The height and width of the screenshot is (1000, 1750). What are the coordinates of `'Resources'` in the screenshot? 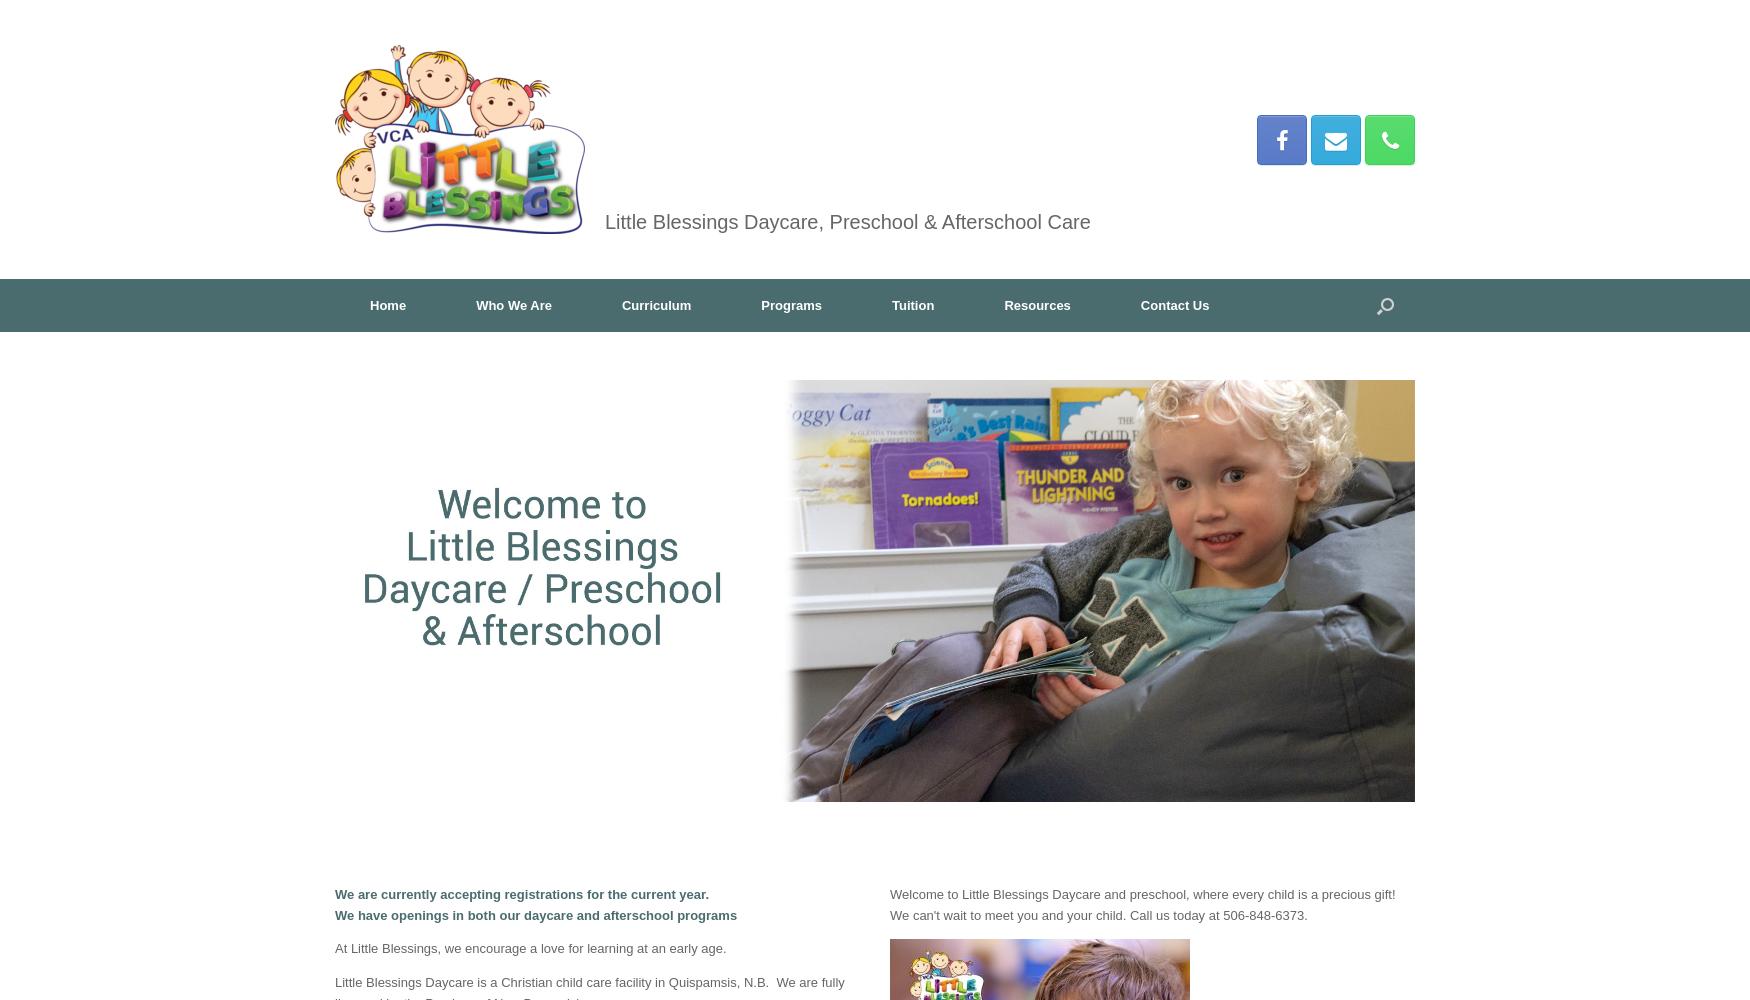 It's located at (1036, 305).